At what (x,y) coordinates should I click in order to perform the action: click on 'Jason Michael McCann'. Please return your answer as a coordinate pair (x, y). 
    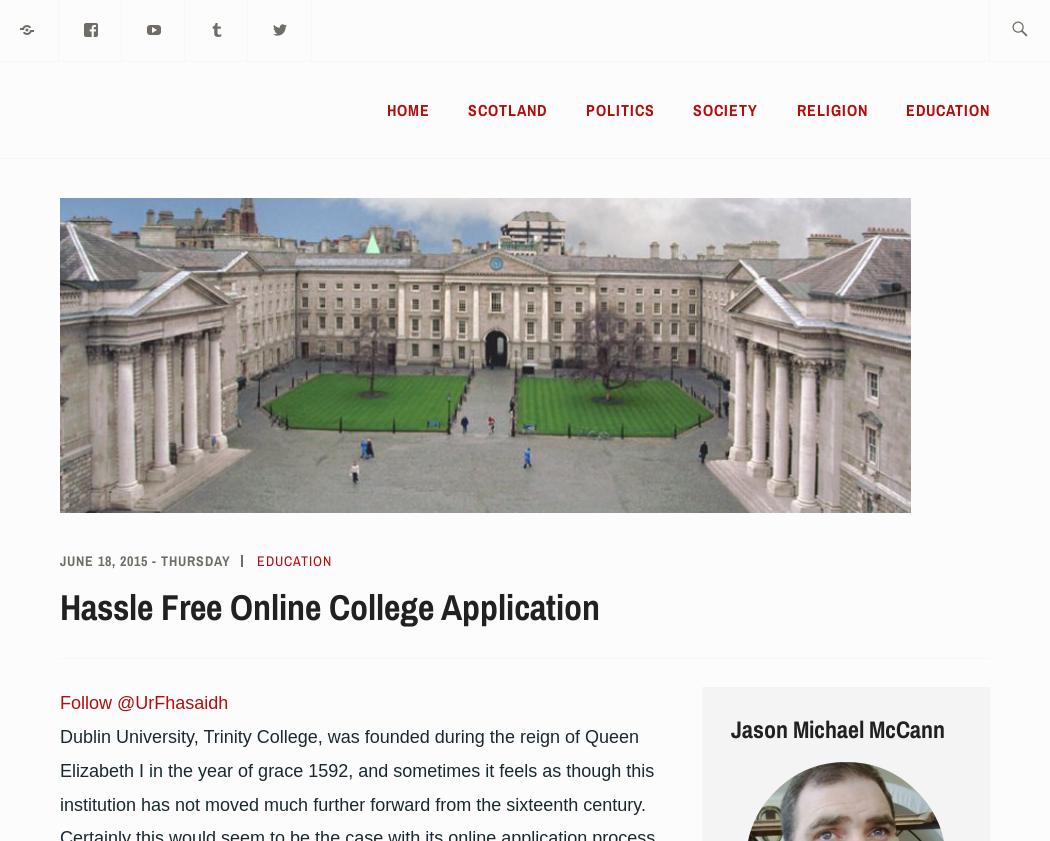
    Looking at the image, I should click on (836, 728).